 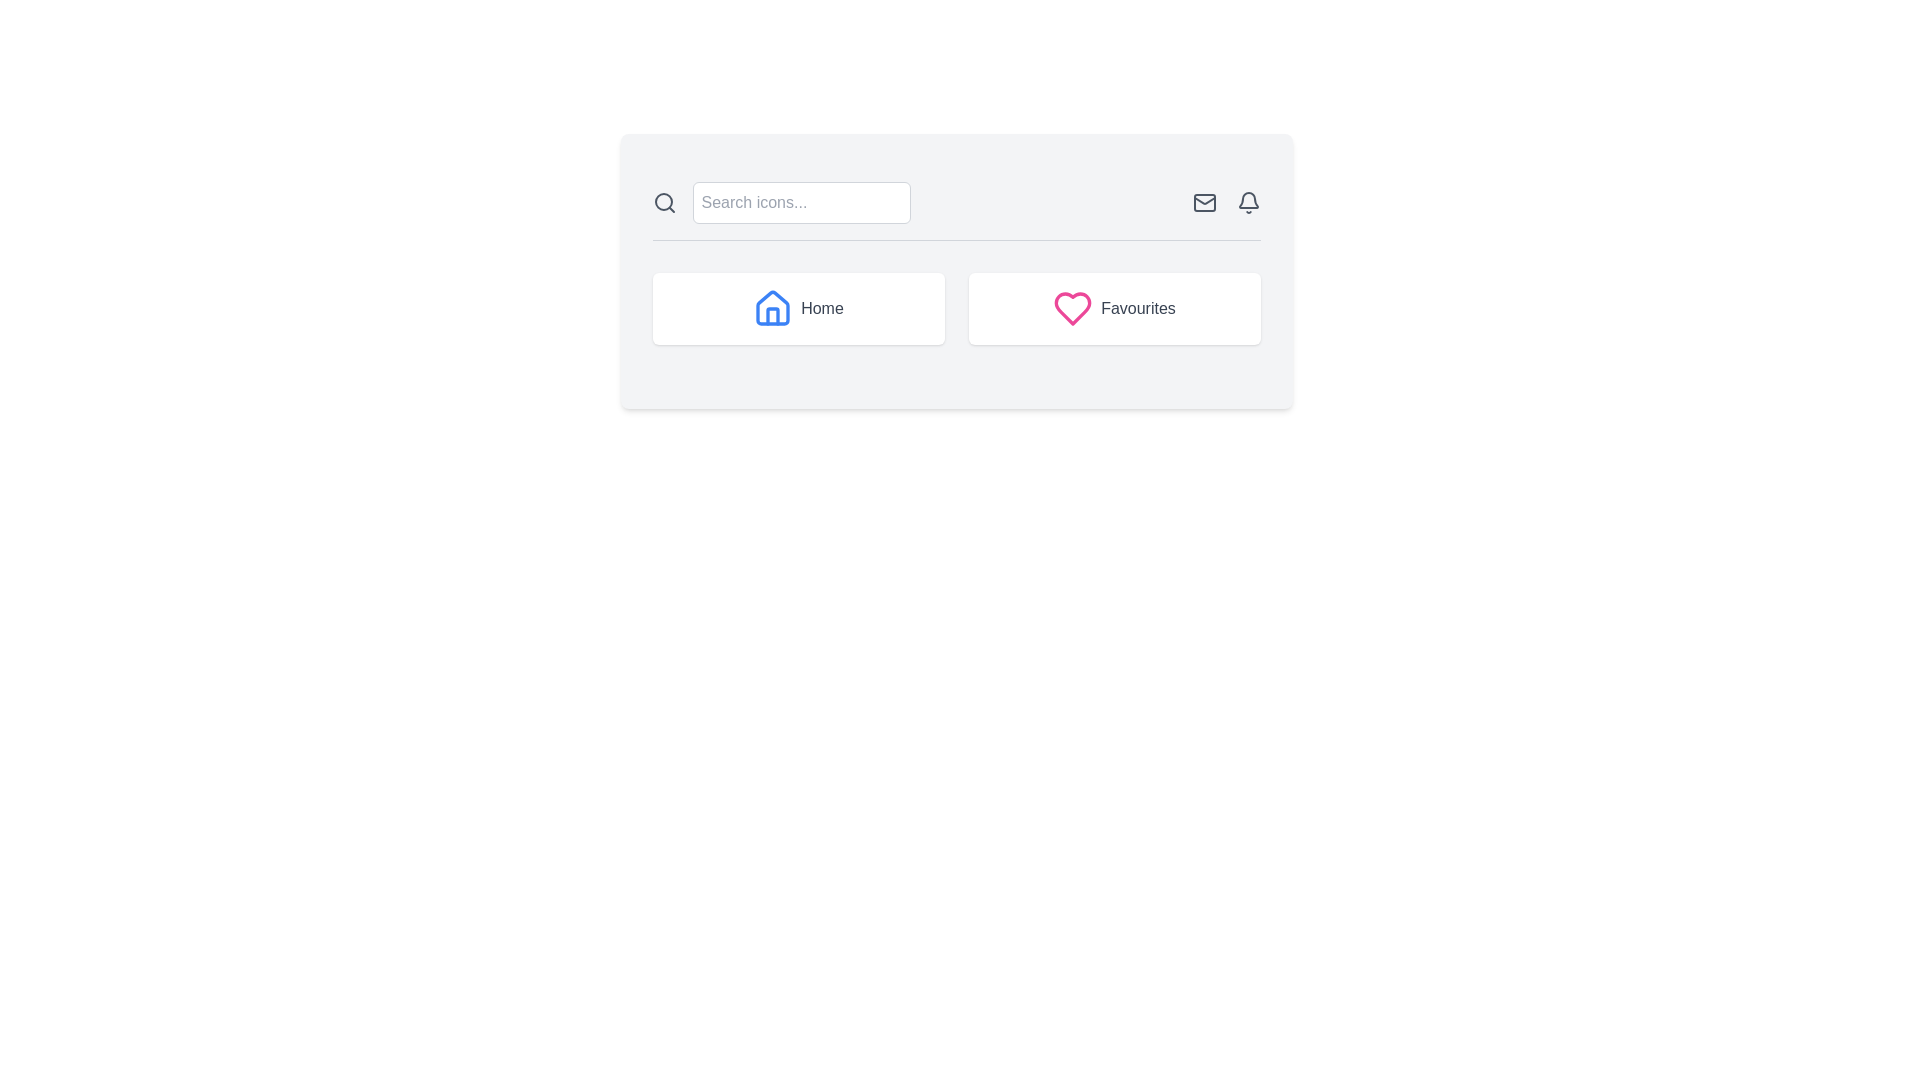 I want to click on the 'Home' card-like section, which is the first card in a two-card grid layout and is located to the left of the 'Favourites' card, so click(x=797, y=308).